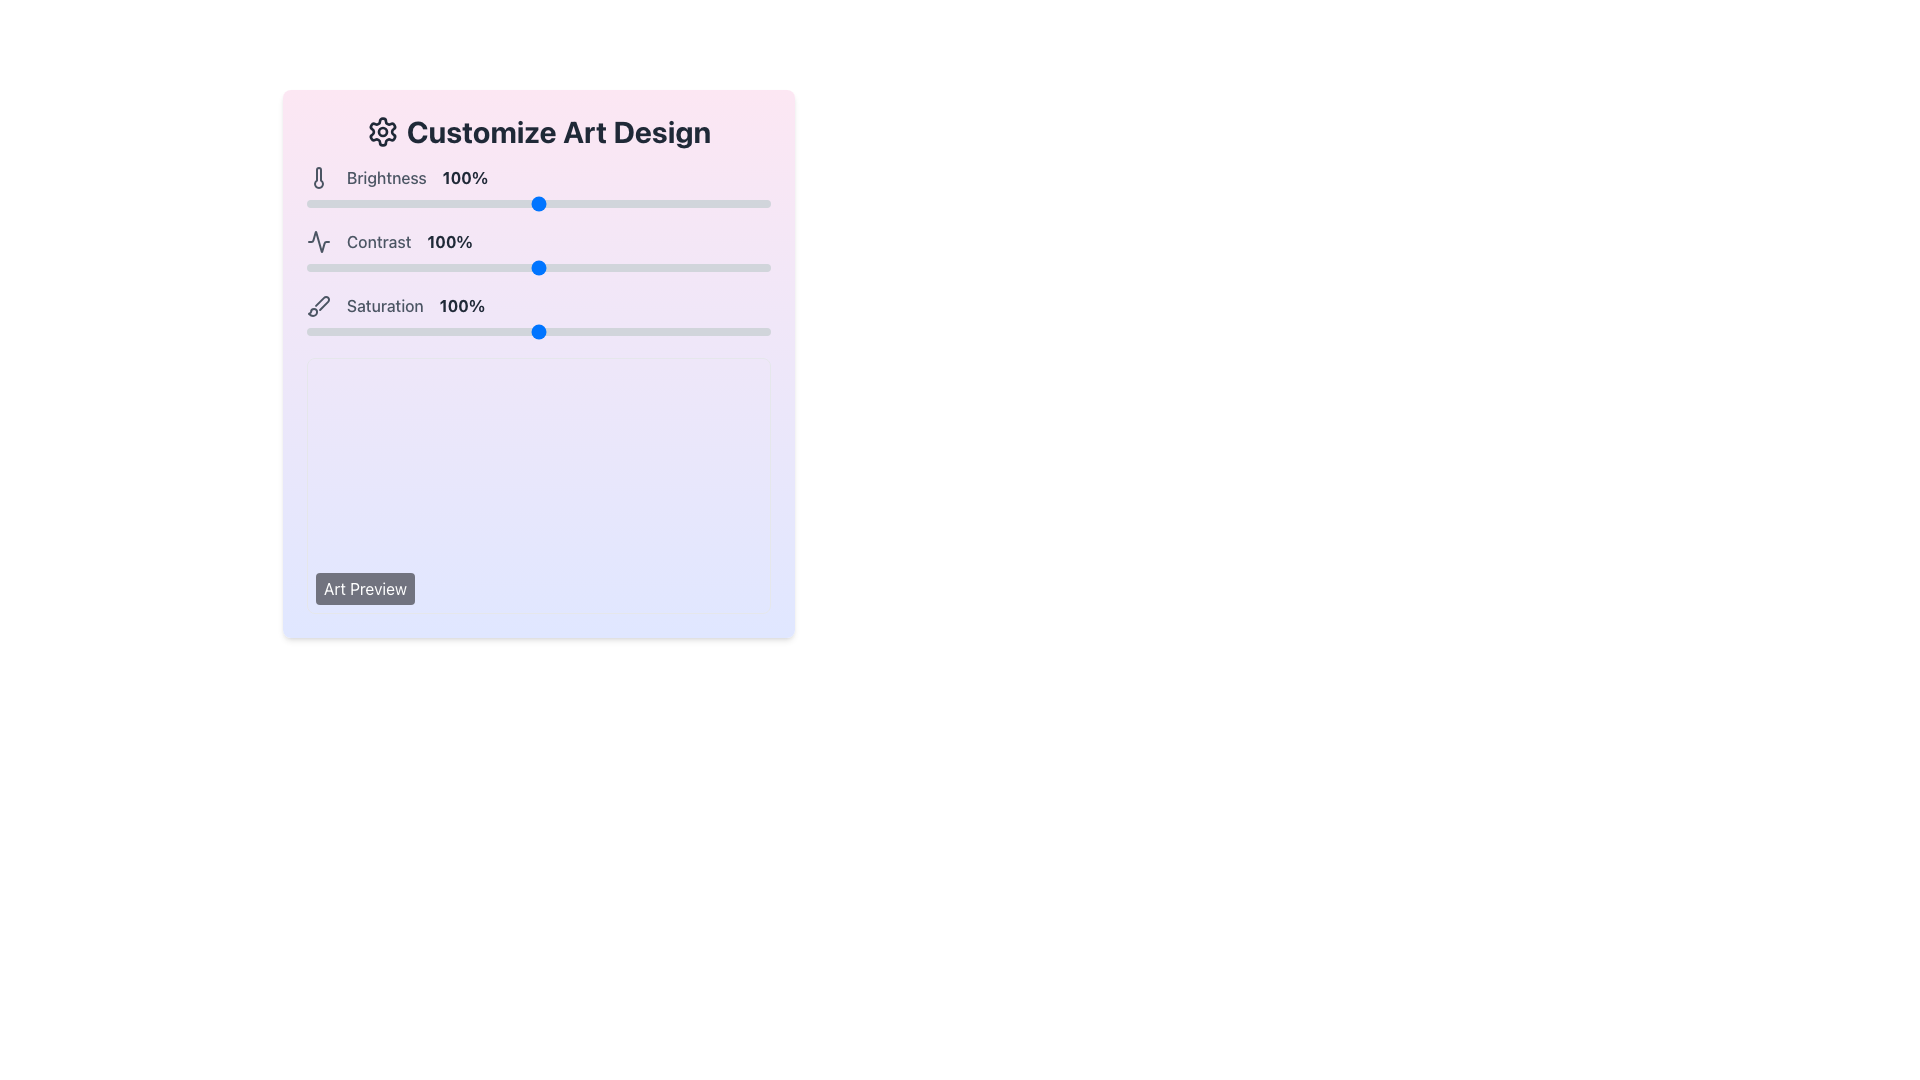 This screenshot has width=1920, height=1080. What do you see at coordinates (464, 176) in the screenshot?
I see `the dynamic Text Display showing the current brightness percentage, which is positioned to the right of the 'Brightness' label` at bounding box center [464, 176].